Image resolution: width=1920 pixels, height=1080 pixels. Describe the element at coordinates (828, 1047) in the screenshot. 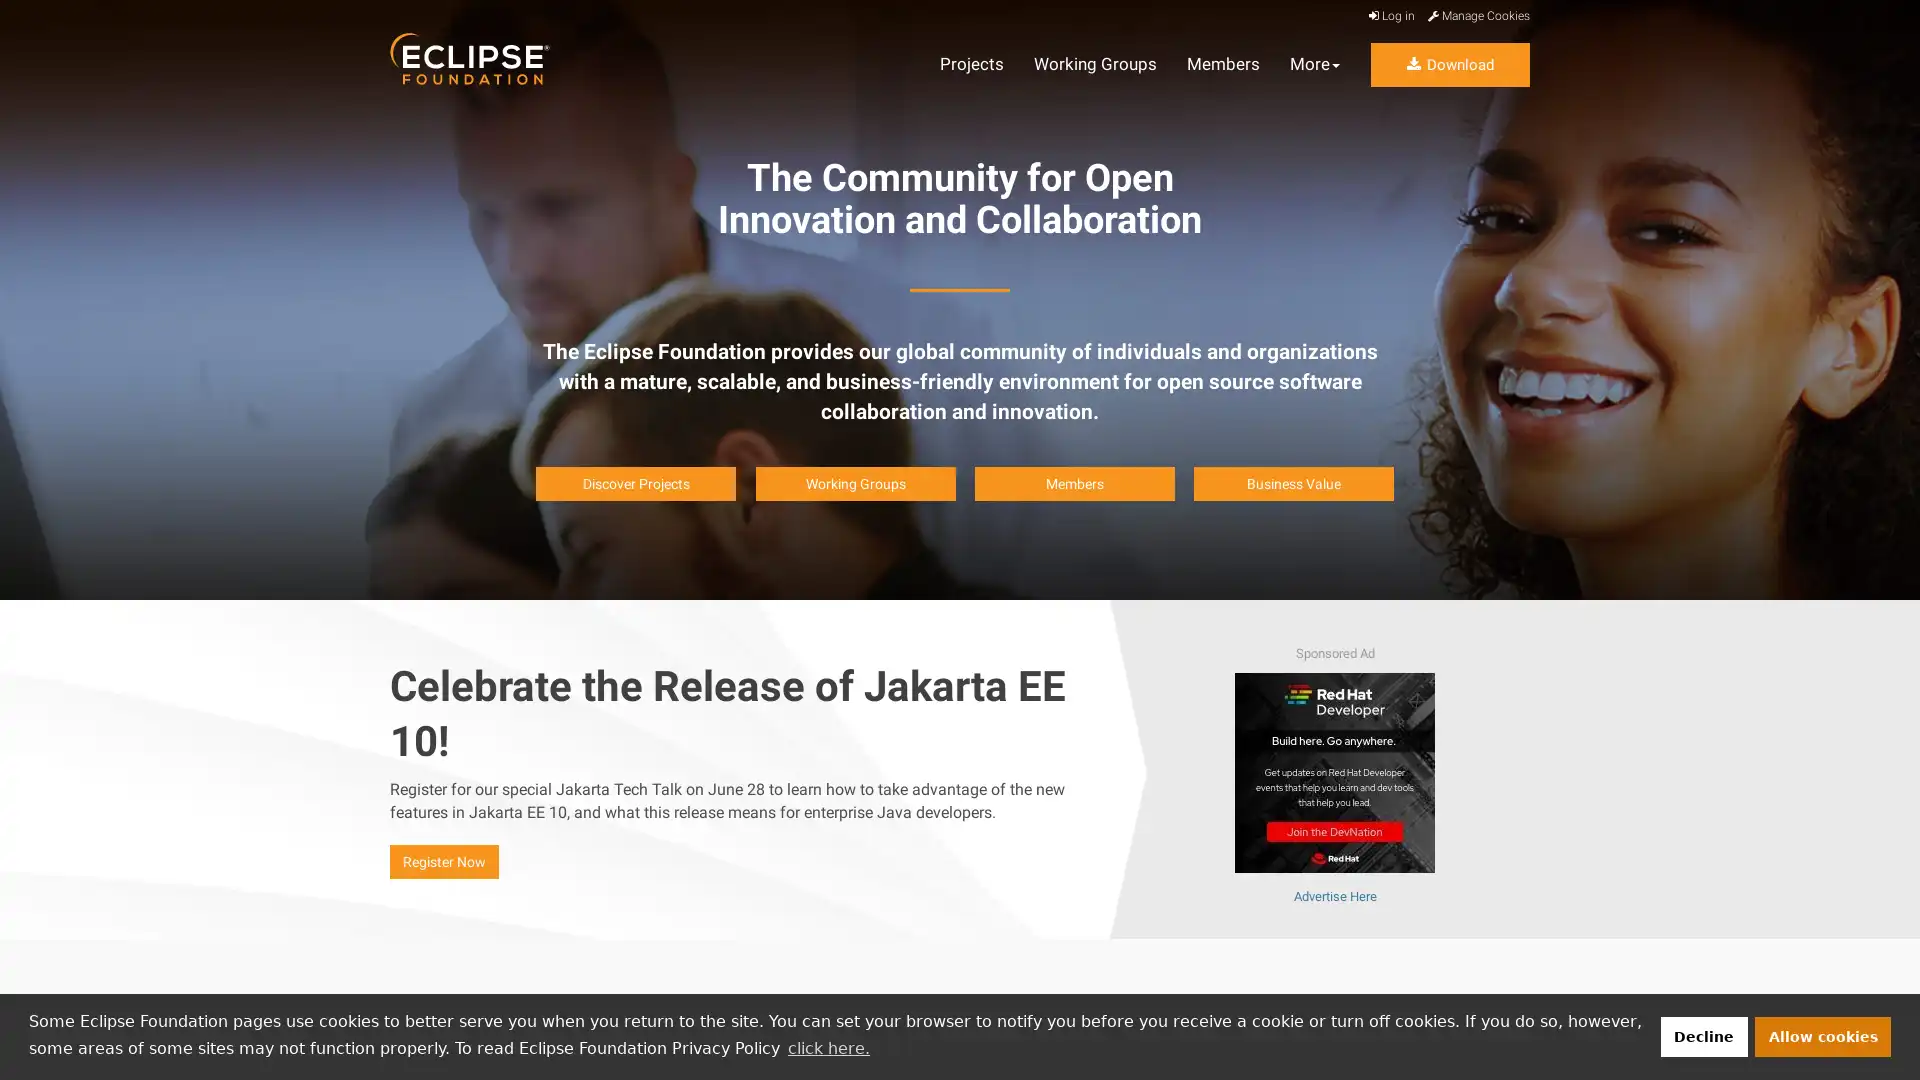

I see `learn more about cookies` at that location.